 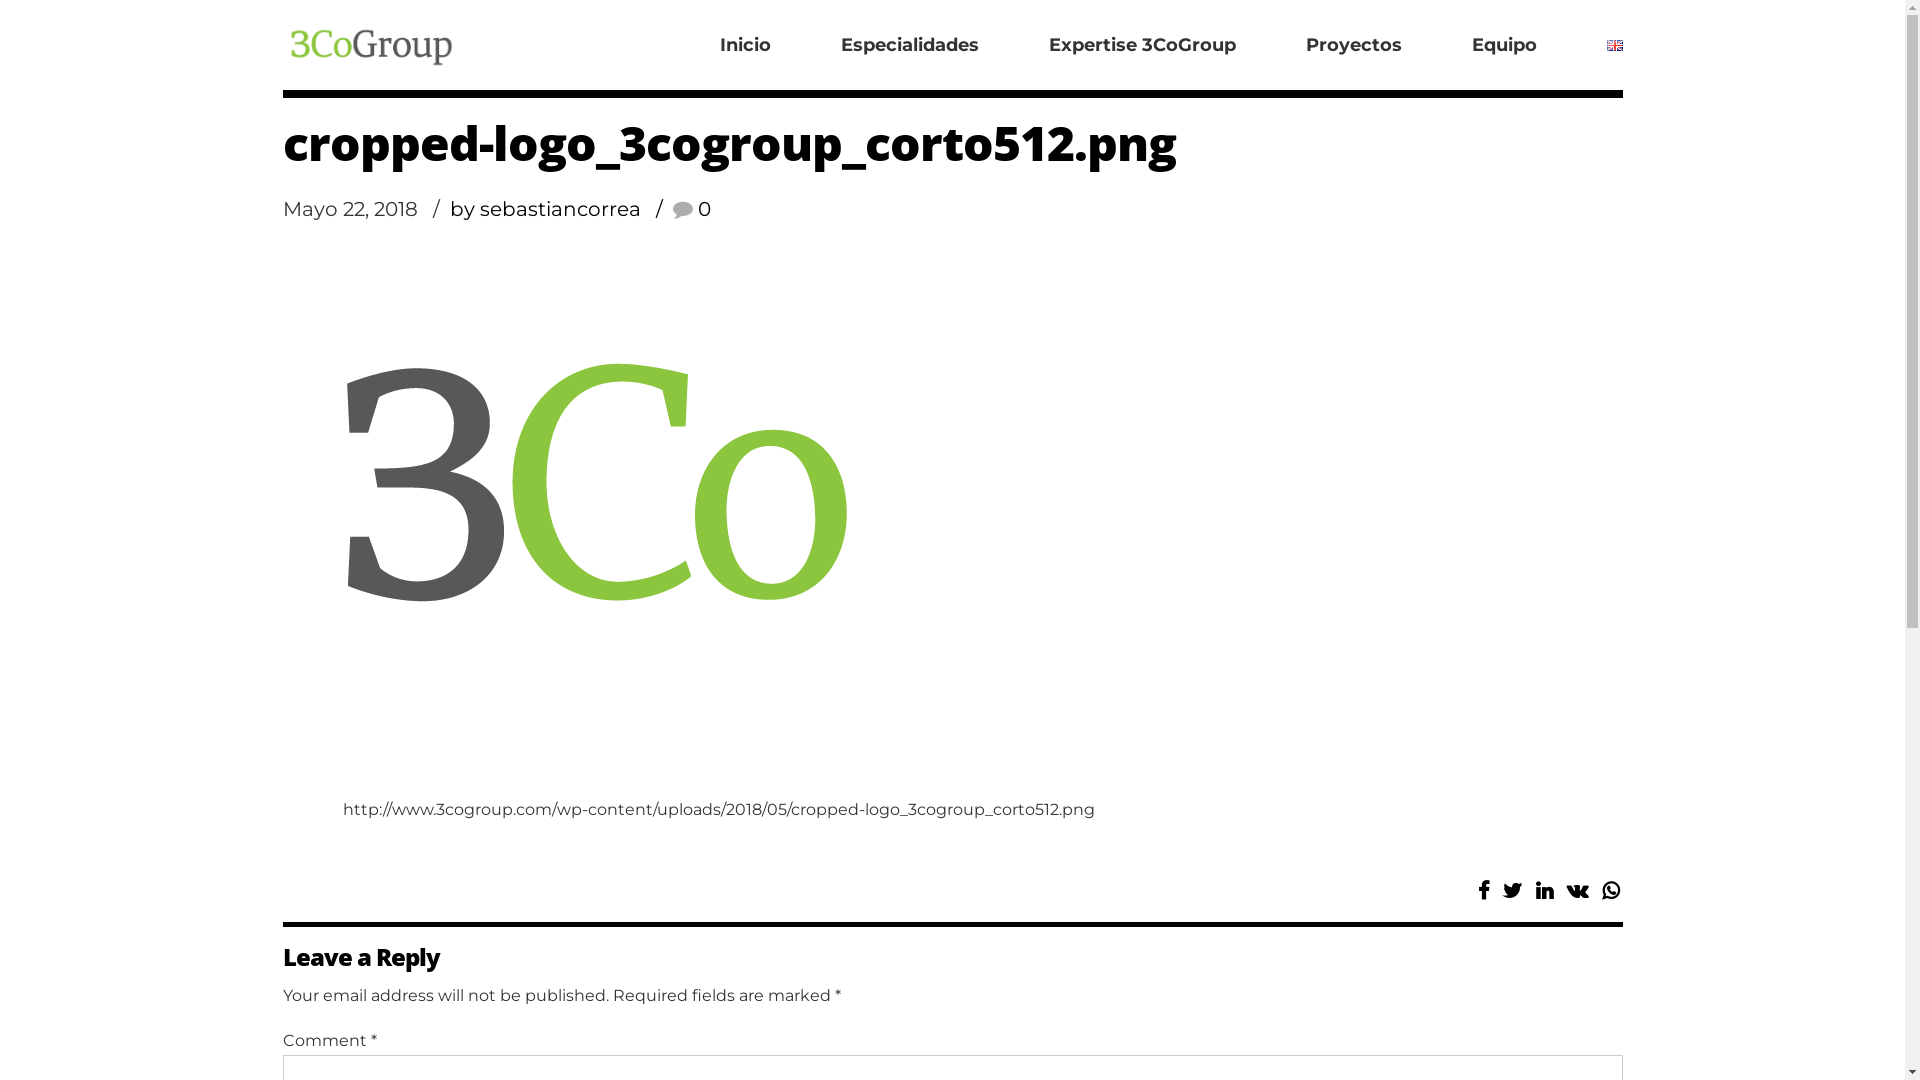 I want to click on 'Expertise 3CoGroup', so click(x=1141, y=45).